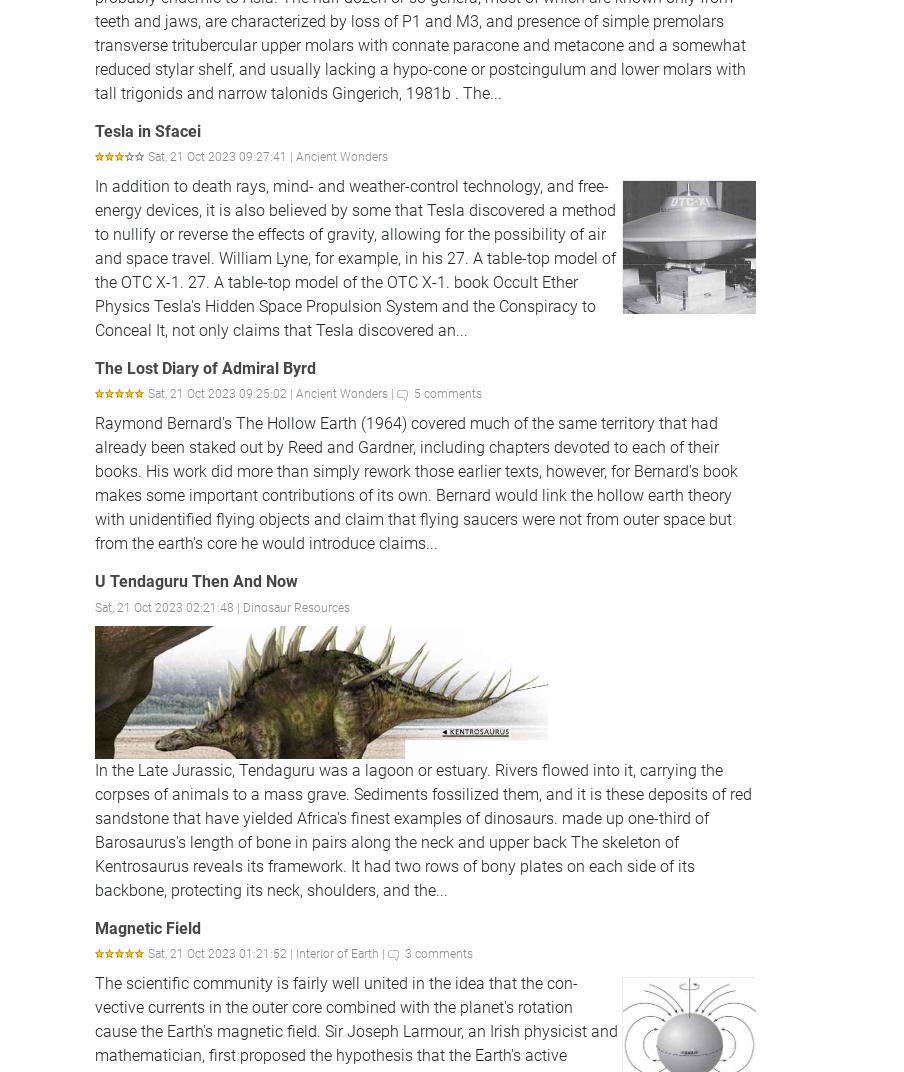 This screenshot has height=1072, width=904. Describe the element at coordinates (354, 258) in the screenshot. I see `'In addition to death rays, mind- and weather-control technology, and free-energy devices, it is also believed by some that Tesla discovered a method to nullify or reverse the effects of gravity, allowing for the possibility of air and space travel. William Lyne, for example, in his 27. A table-top model of the OTC X-1. 27. A table-top model of the OTC X-1. book Occult Ether Physics Tesla's Hidden Space Propulsion System and the Conspiracy to Conceal It, not only claims that Tesla discovered an...'` at that location.